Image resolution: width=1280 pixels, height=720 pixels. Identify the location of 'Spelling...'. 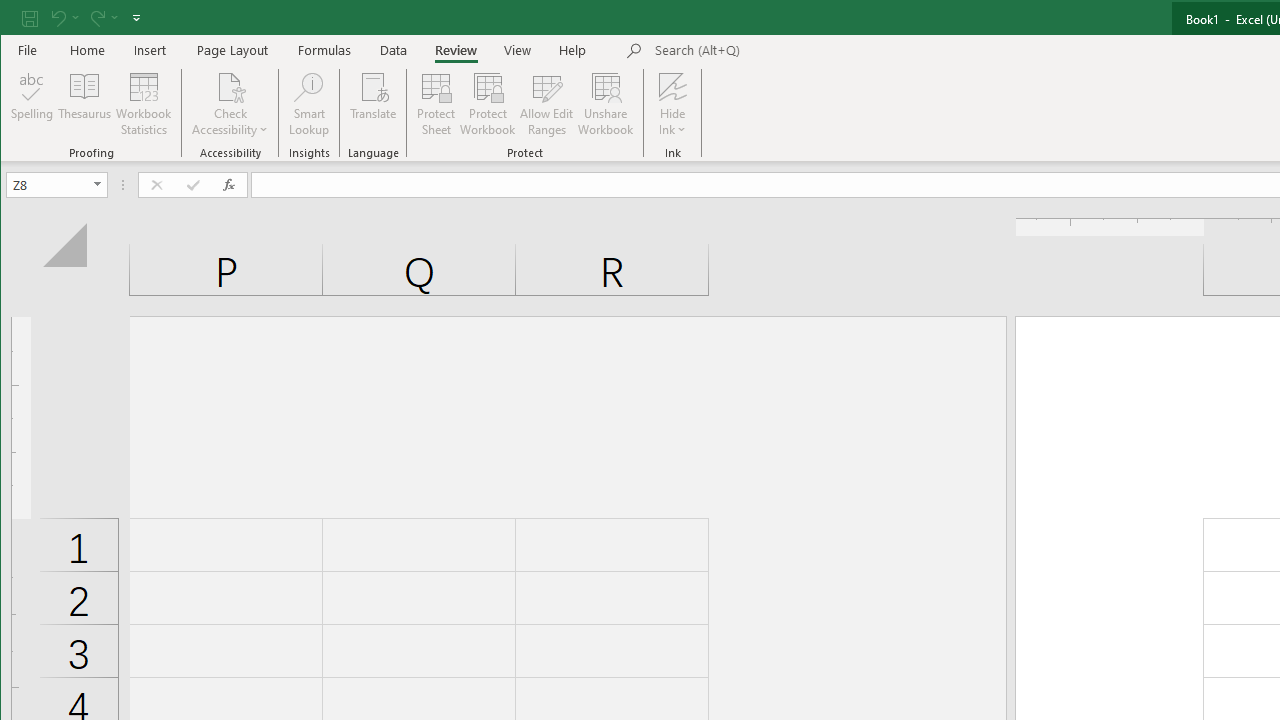
(32, 104).